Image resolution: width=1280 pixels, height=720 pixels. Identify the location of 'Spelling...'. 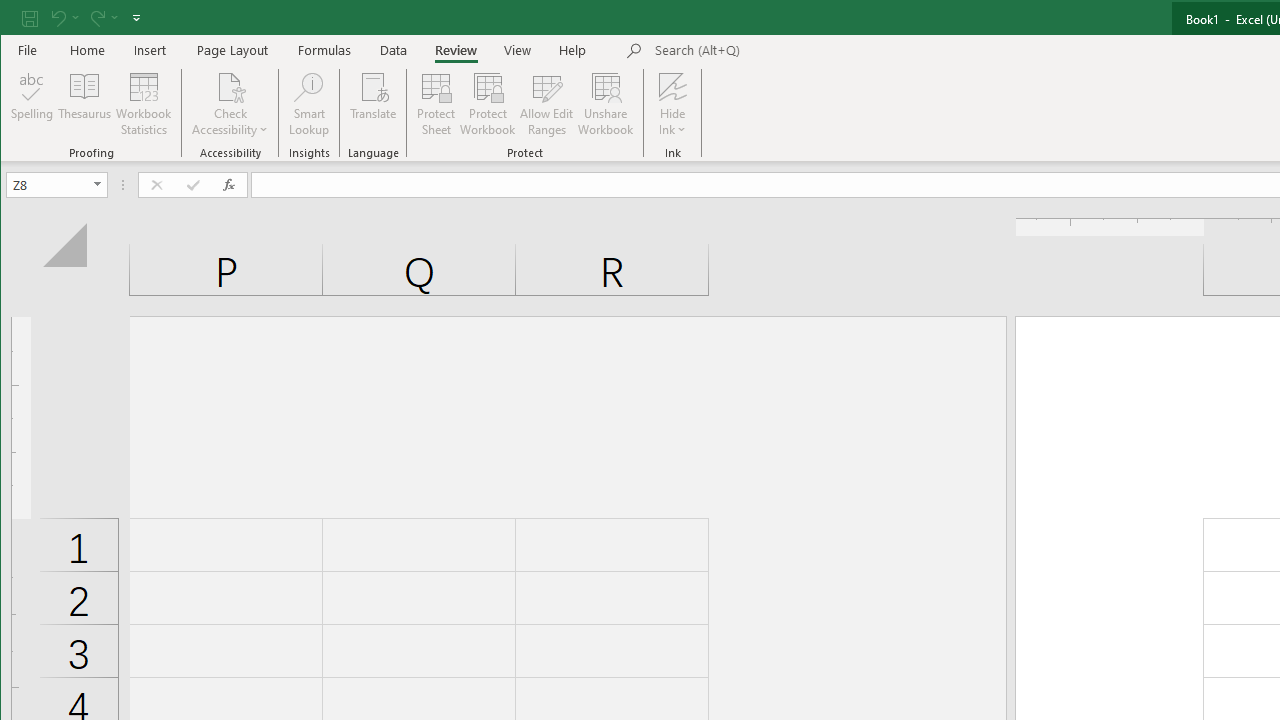
(32, 104).